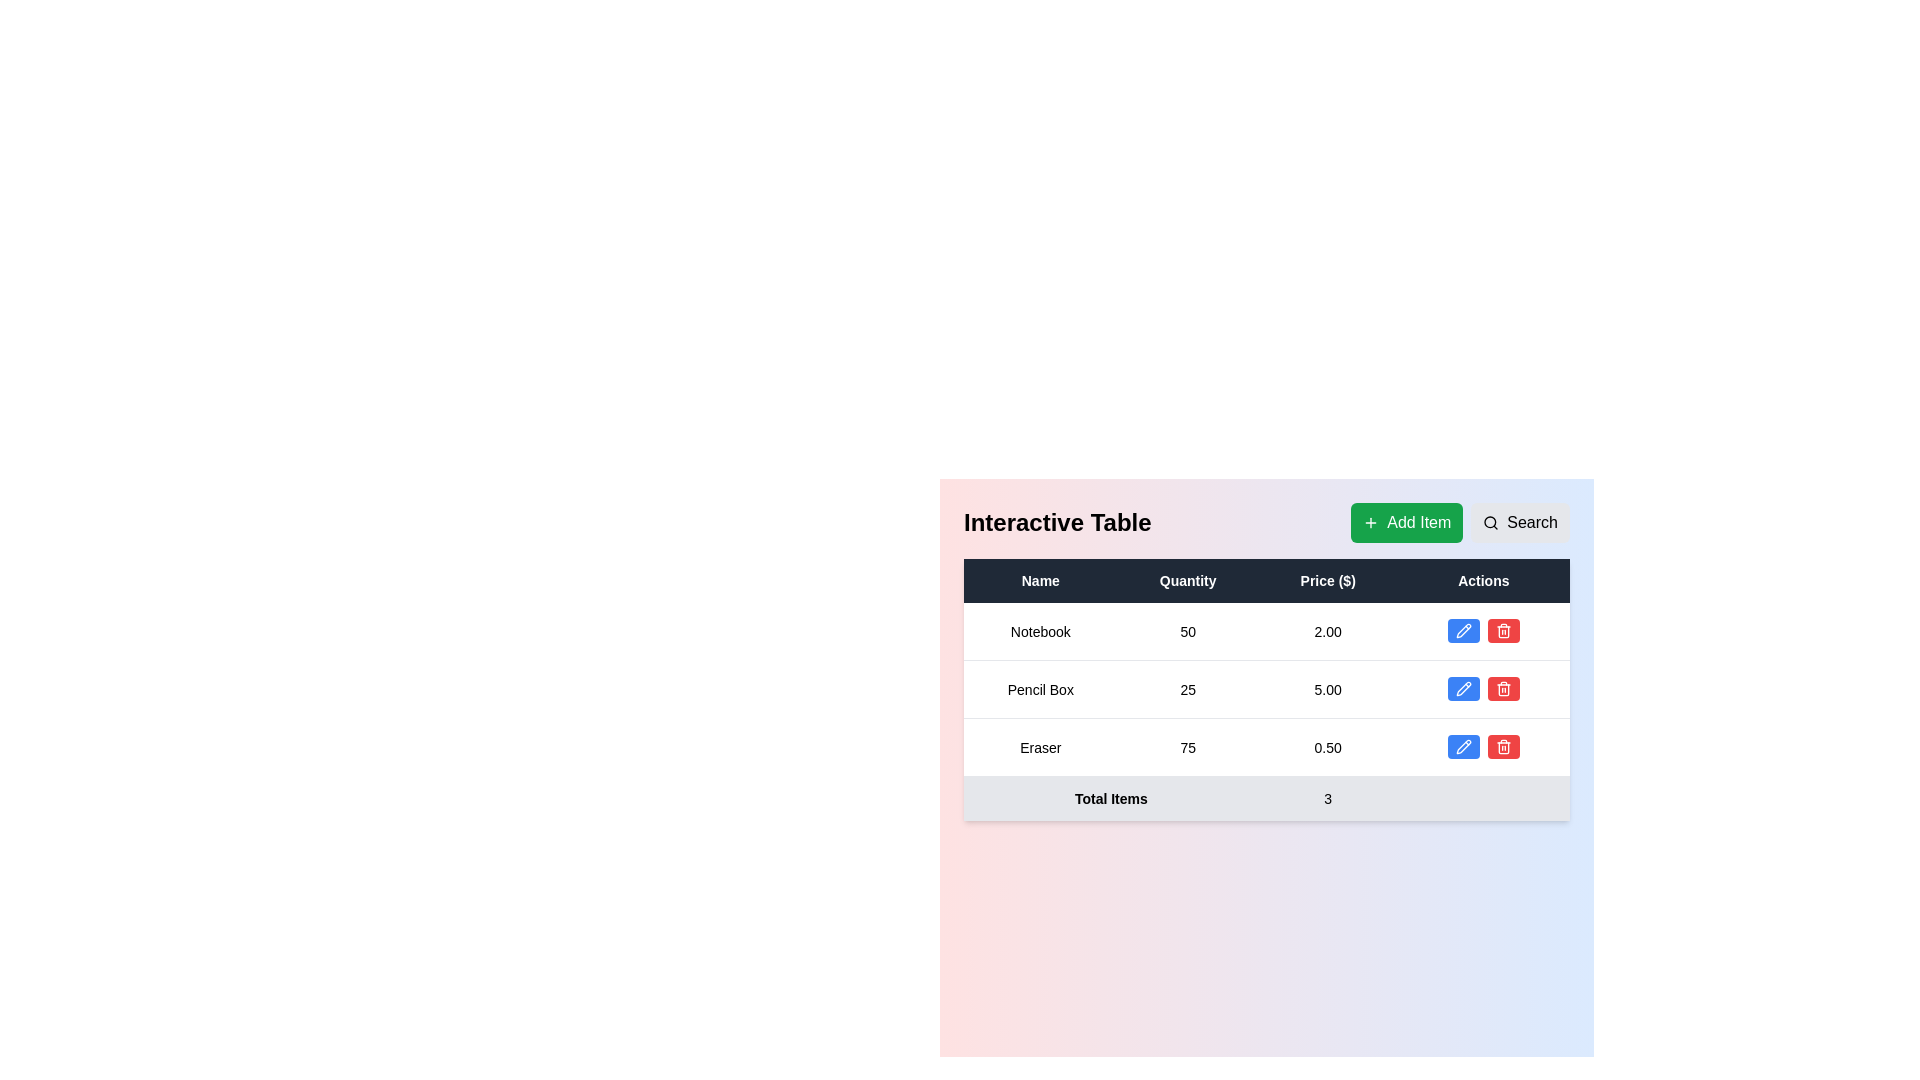  I want to click on the 'Quantity' text label, which is the second column header in the table, centered between 'Name' and 'Price ($)', so click(1188, 581).